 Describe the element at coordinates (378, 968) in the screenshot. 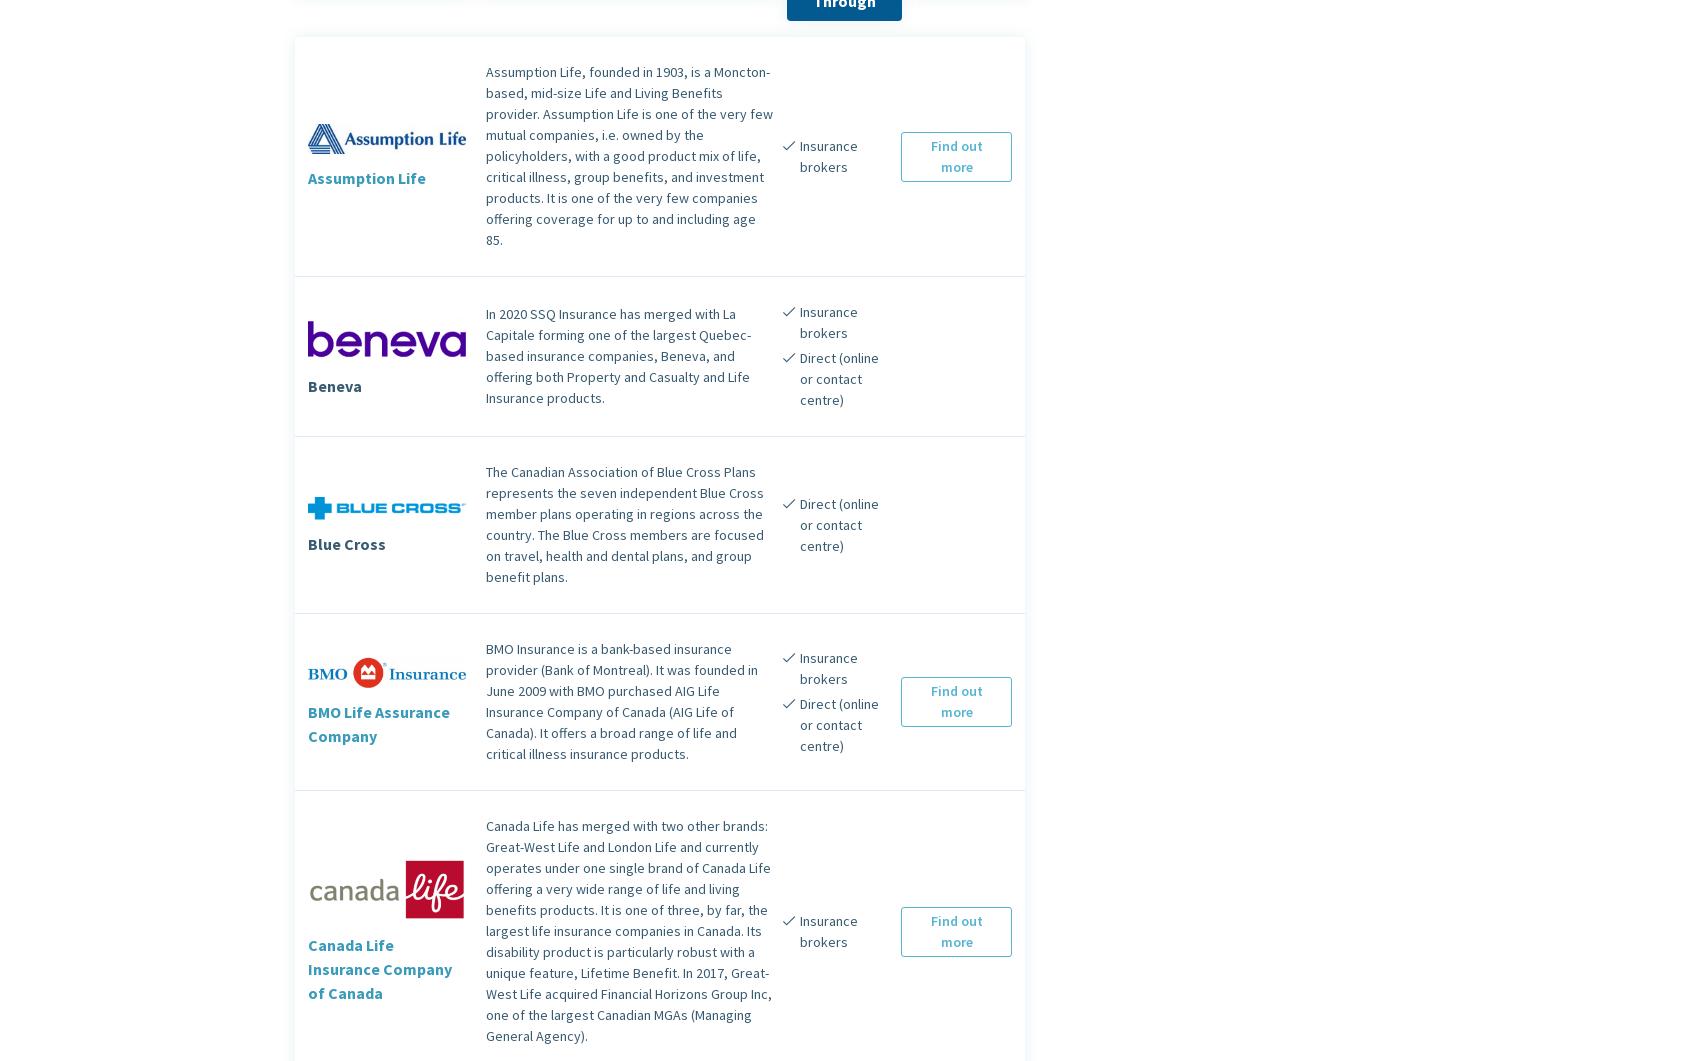

I see `'Canada Life Insurance Company of Canada'` at that location.